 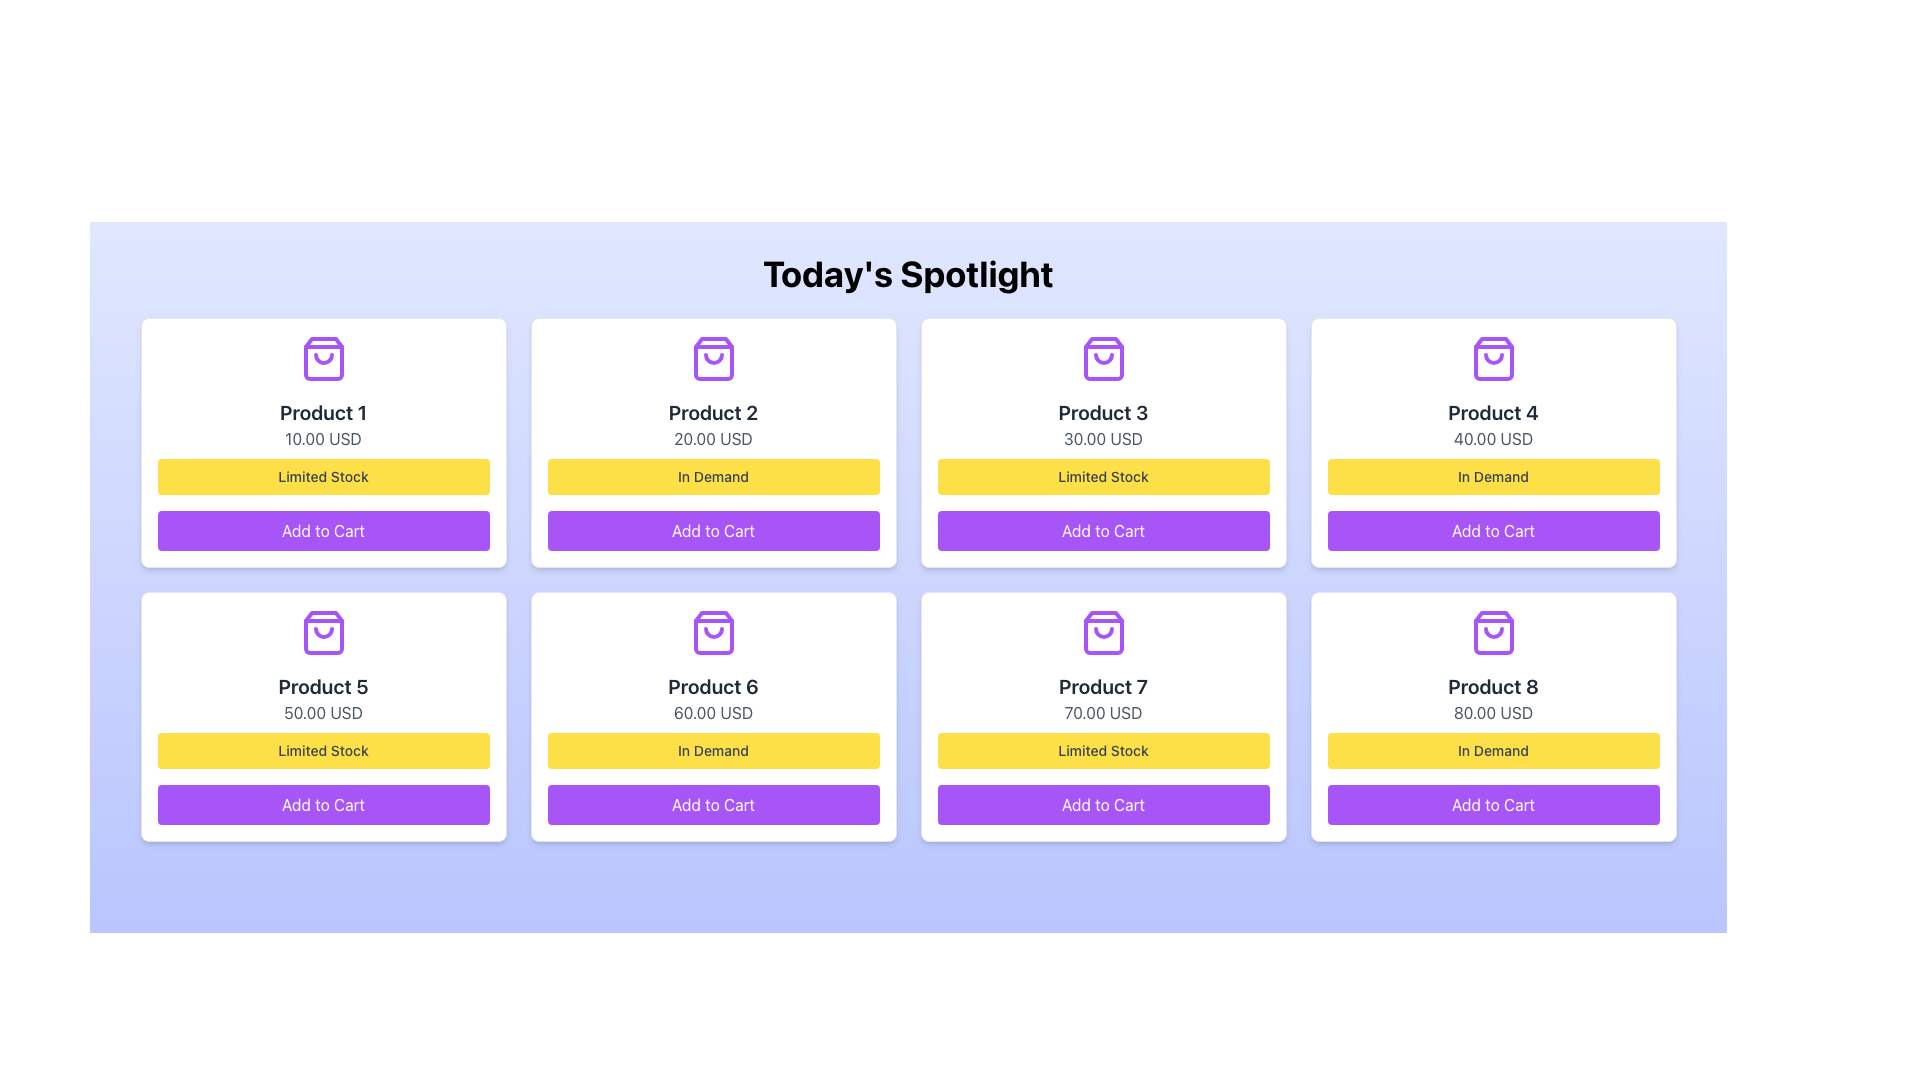 What do you see at coordinates (713, 751) in the screenshot?
I see `the rectangular yellow banner with rounded corners that displays the text 'In Demand' for 'Product 6', located in the second row and second column of the product grid` at bounding box center [713, 751].